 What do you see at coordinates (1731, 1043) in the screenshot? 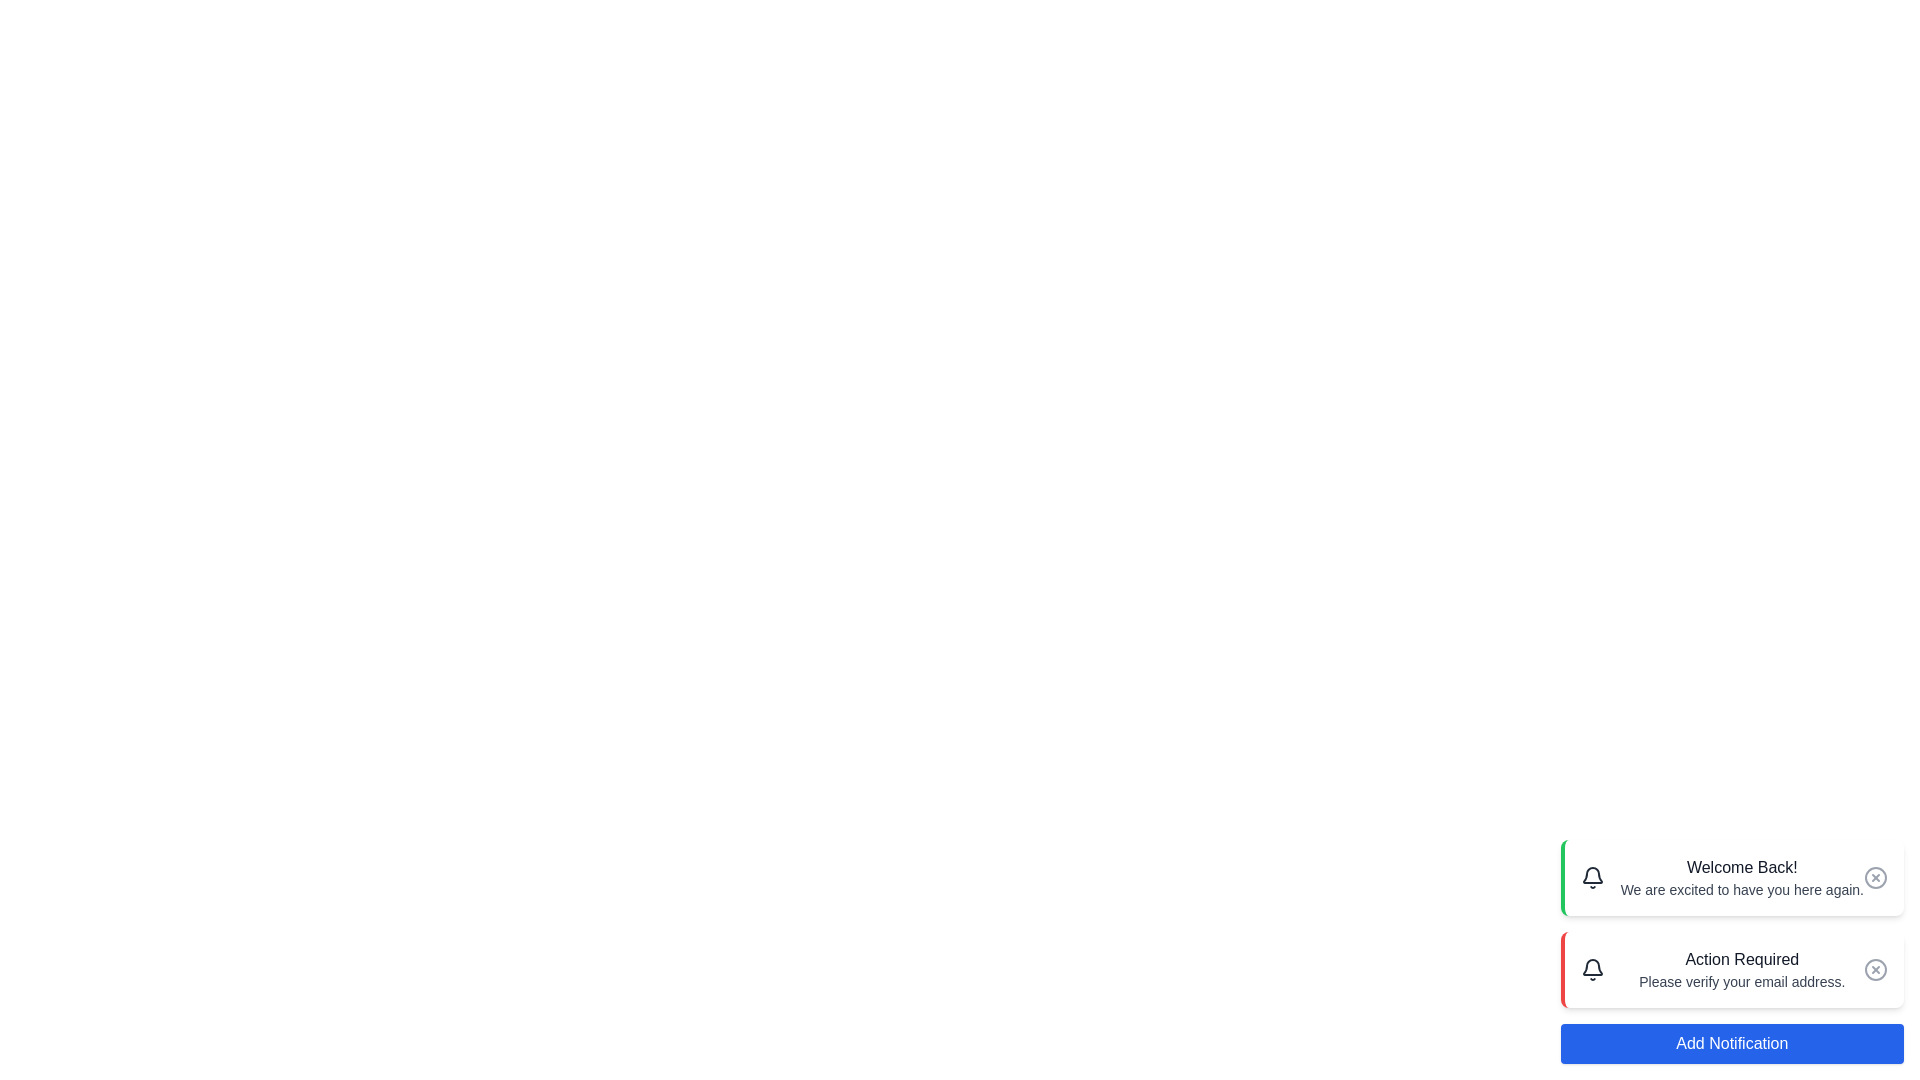
I see `the 'Add Notification' button to add a new notification` at bounding box center [1731, 1043].